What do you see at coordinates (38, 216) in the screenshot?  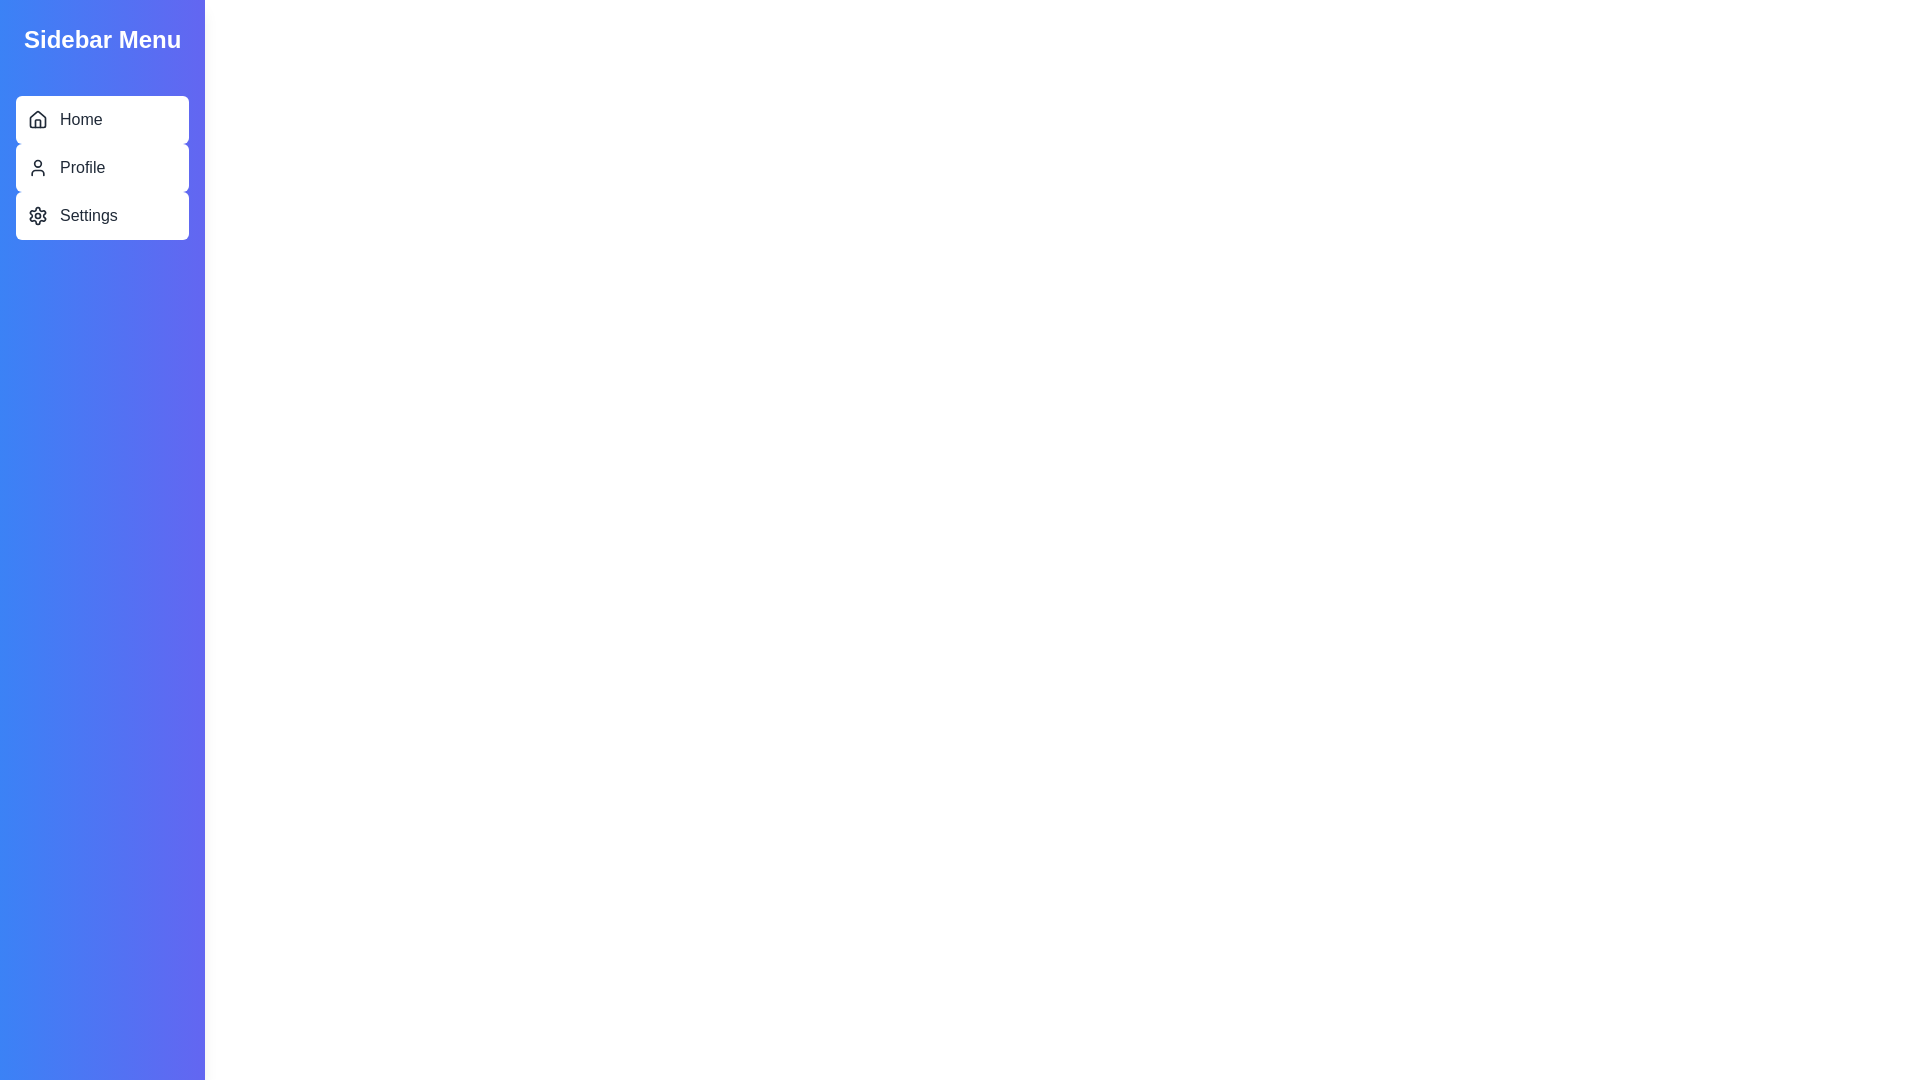 I see `the icon located within the 'Settings' button of the vertical sidebar menu` at bounding box center [38, 216].